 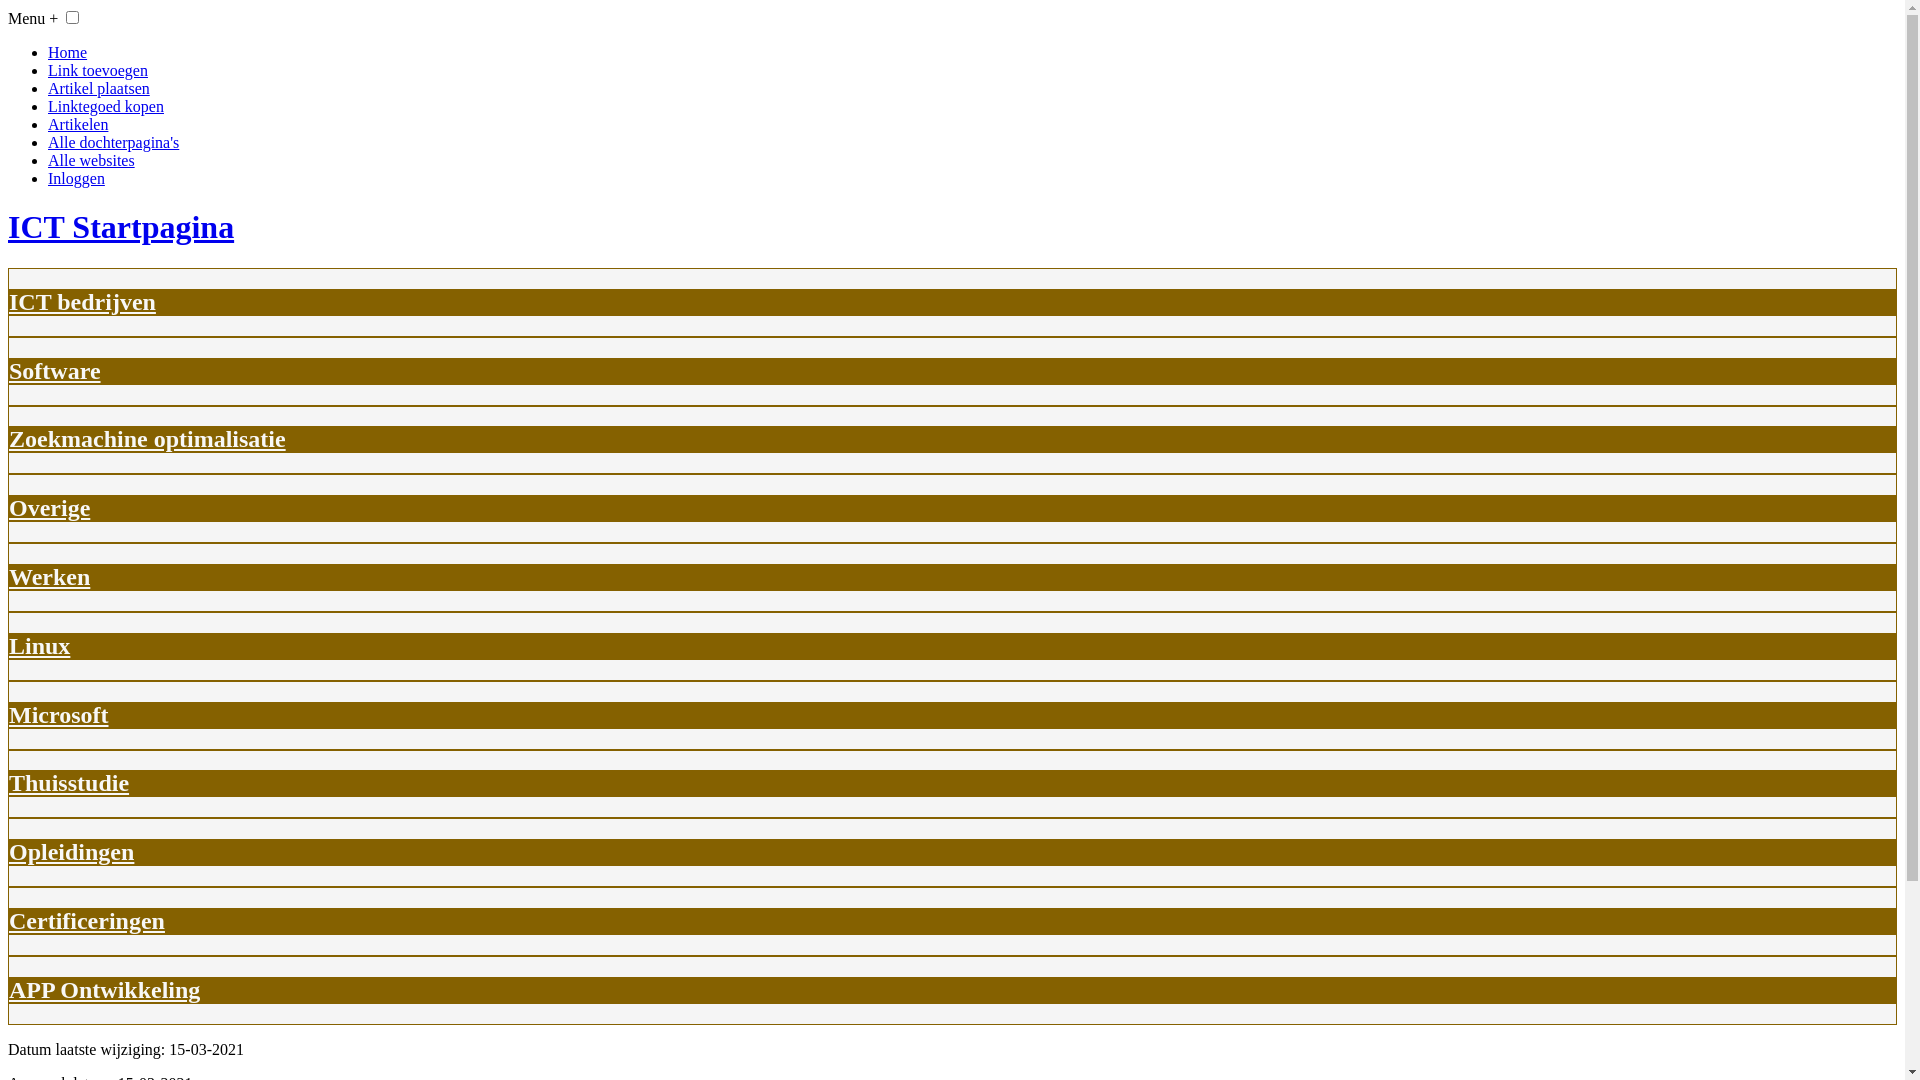 I want to click on 'Home', so click(x=48, y=51).